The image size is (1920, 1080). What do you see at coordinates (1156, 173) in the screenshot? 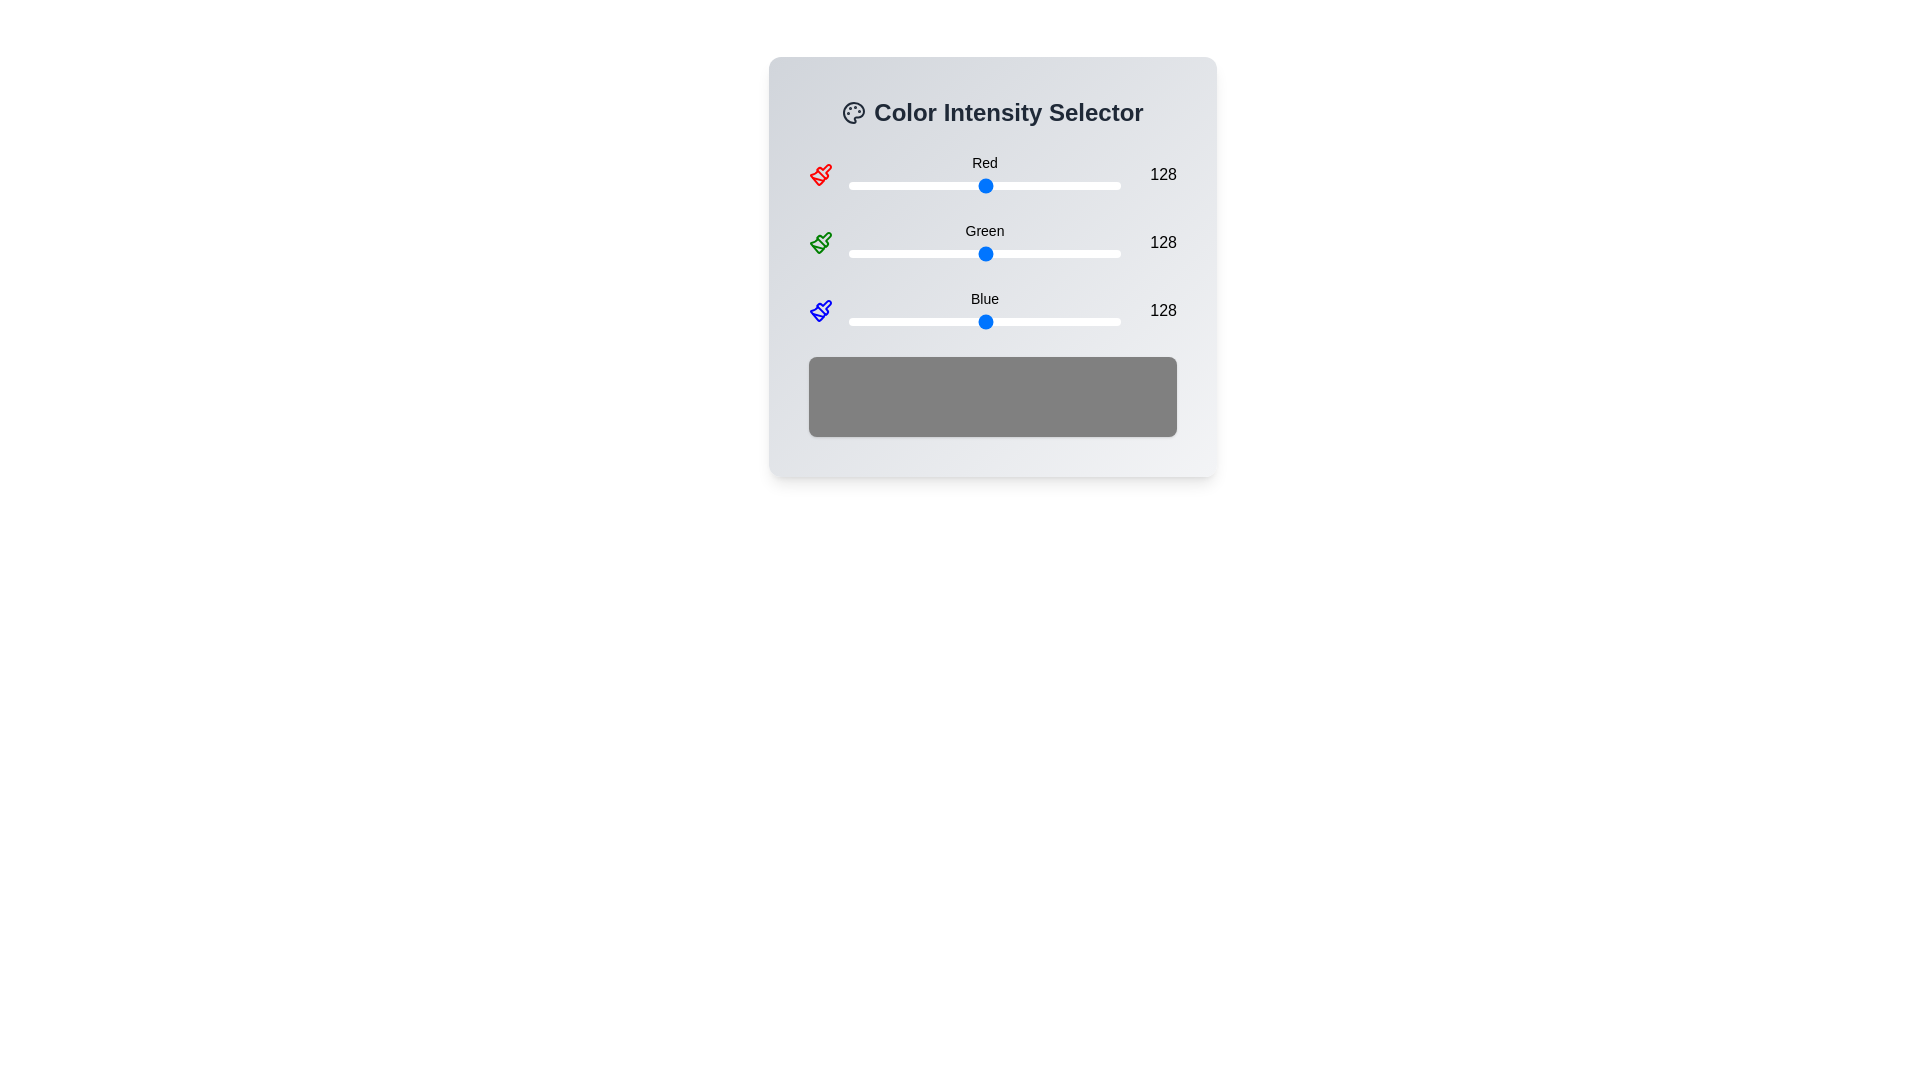
I see `the text element displaying the numeric value '128', which is right-aligned and positioned next to the red label and slider control, indicating its association with red intensity adjustment` at bounding box center [1156, 173].